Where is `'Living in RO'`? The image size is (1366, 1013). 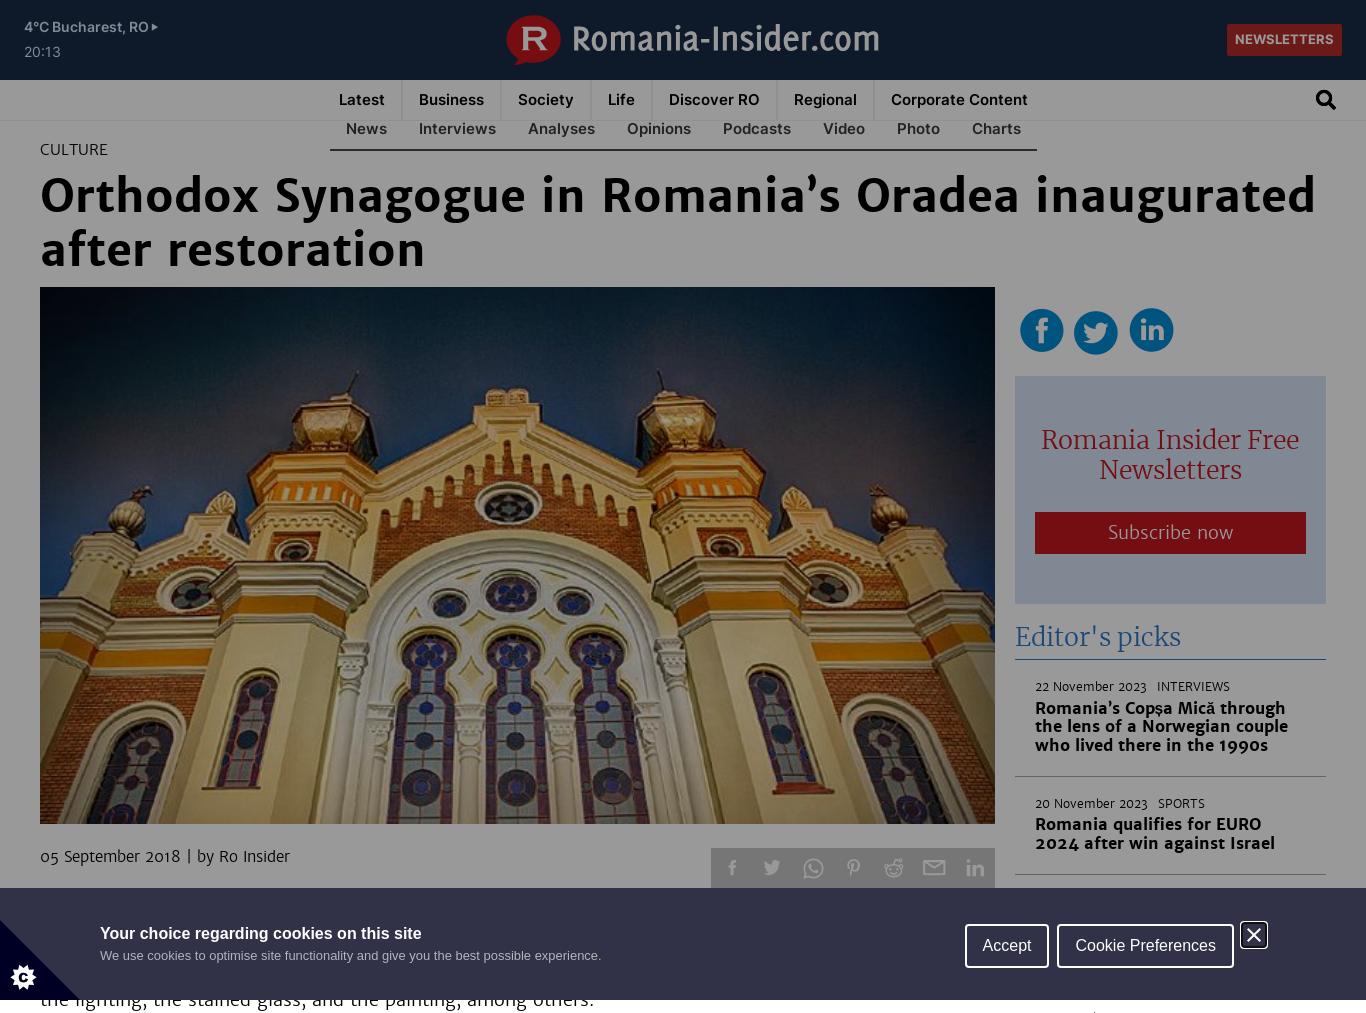 'Living in RO' is located at coordinates (711, 128).